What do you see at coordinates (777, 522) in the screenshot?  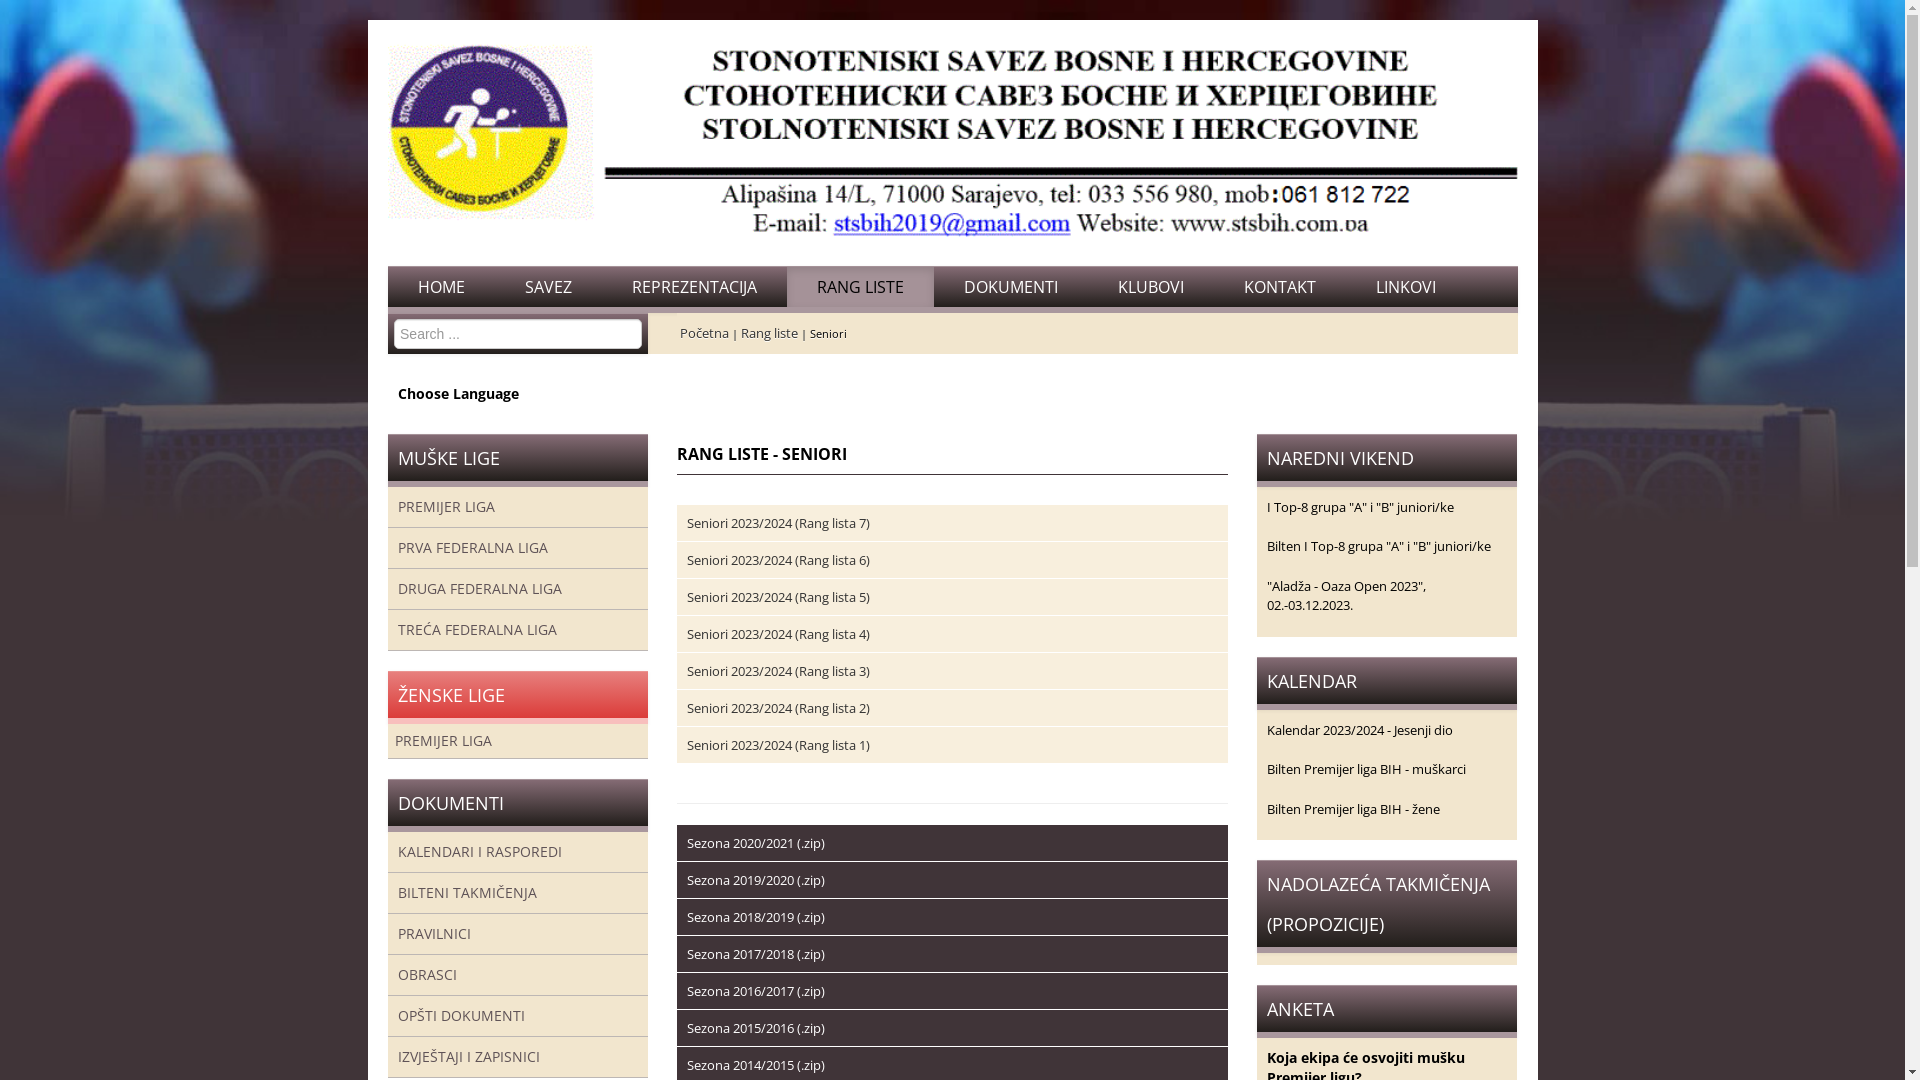 I see `'Seniori 2023/2024 (Rang lista 7)'` at bounding box center [777, 522].